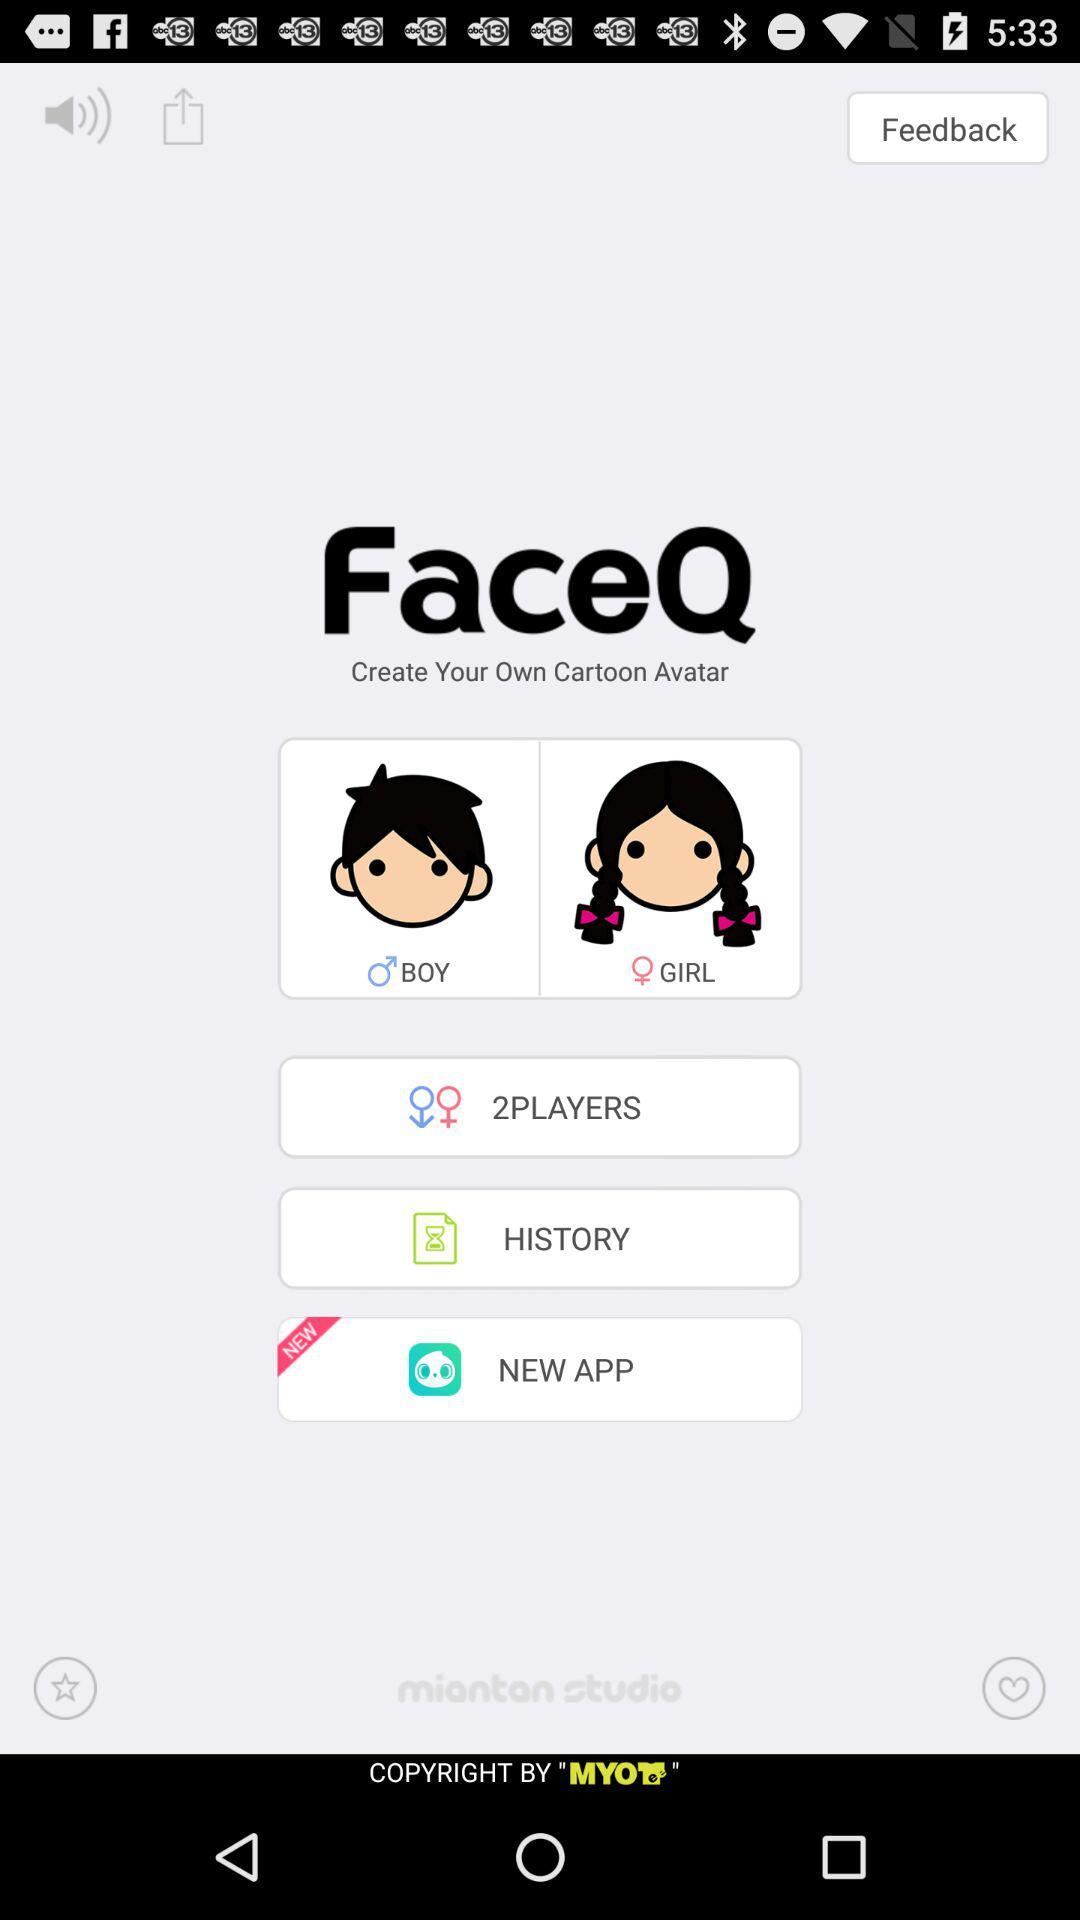 This screenshot has height=1920, width=1080. I want to click on the bottom left icon, so click(64, 1687).